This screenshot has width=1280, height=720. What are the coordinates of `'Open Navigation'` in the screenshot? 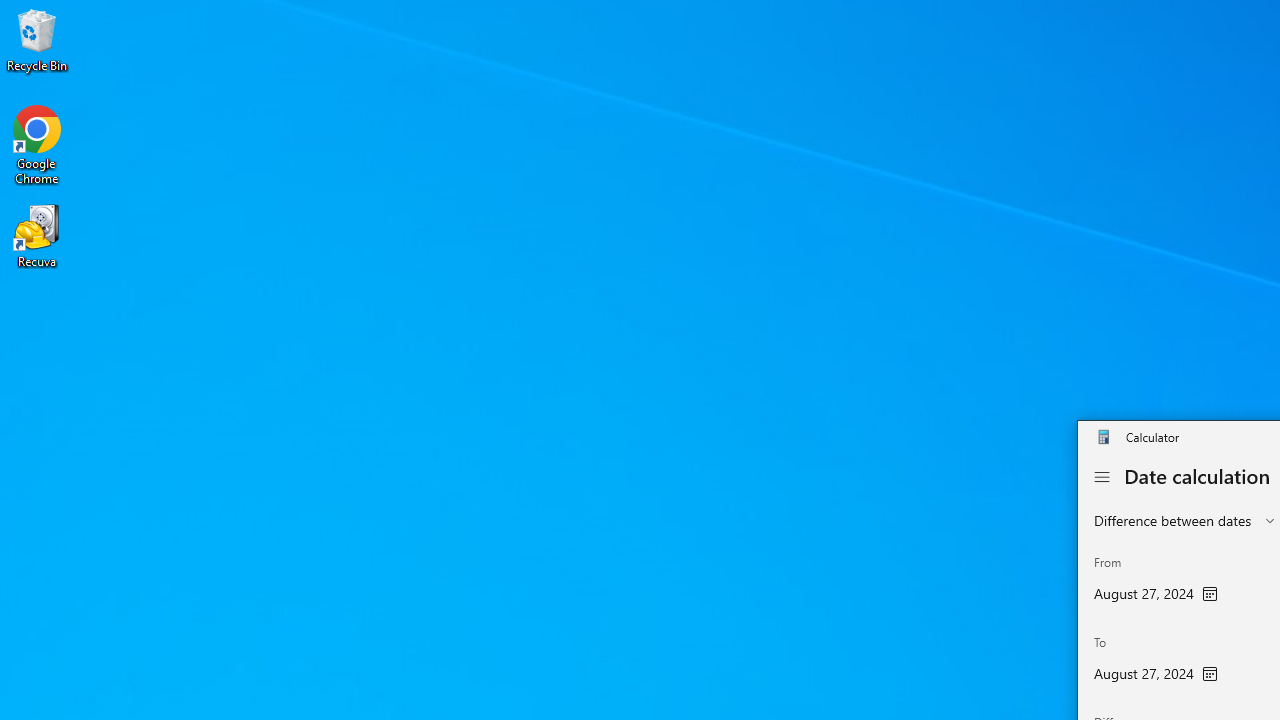 It's located at (1101, 477).